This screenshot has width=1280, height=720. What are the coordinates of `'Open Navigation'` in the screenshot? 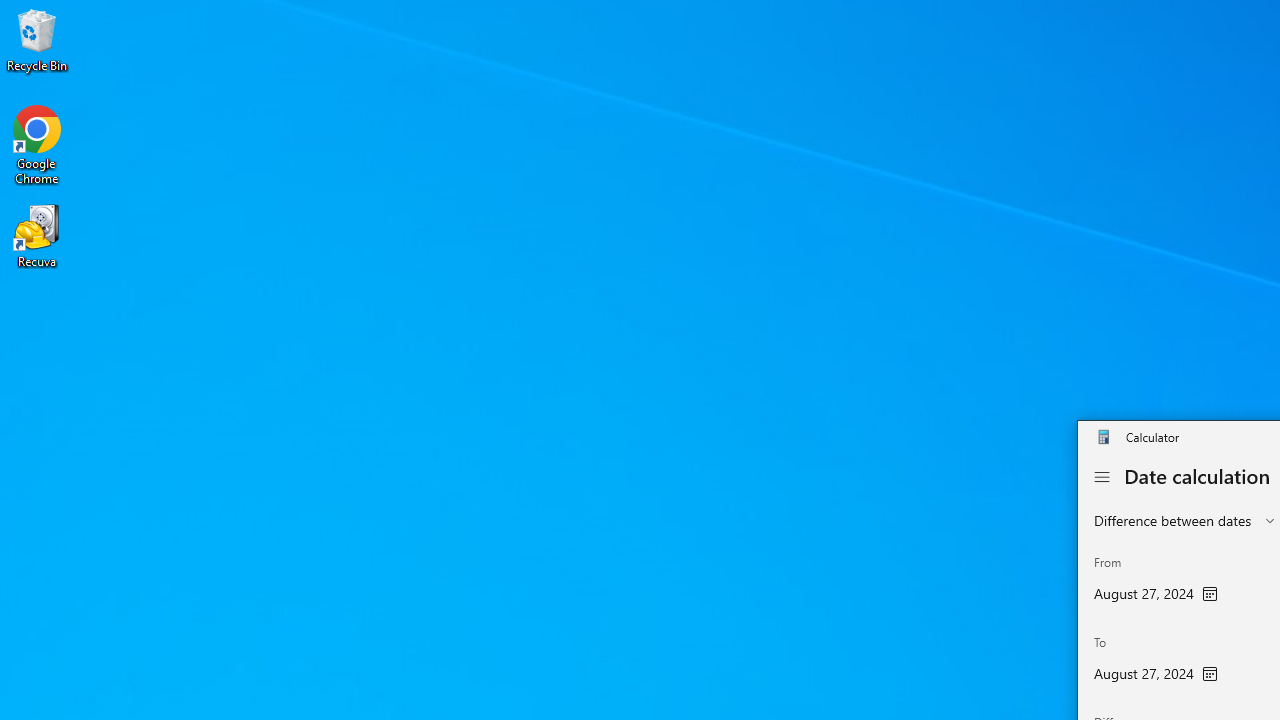 It's located at (1101, 477).